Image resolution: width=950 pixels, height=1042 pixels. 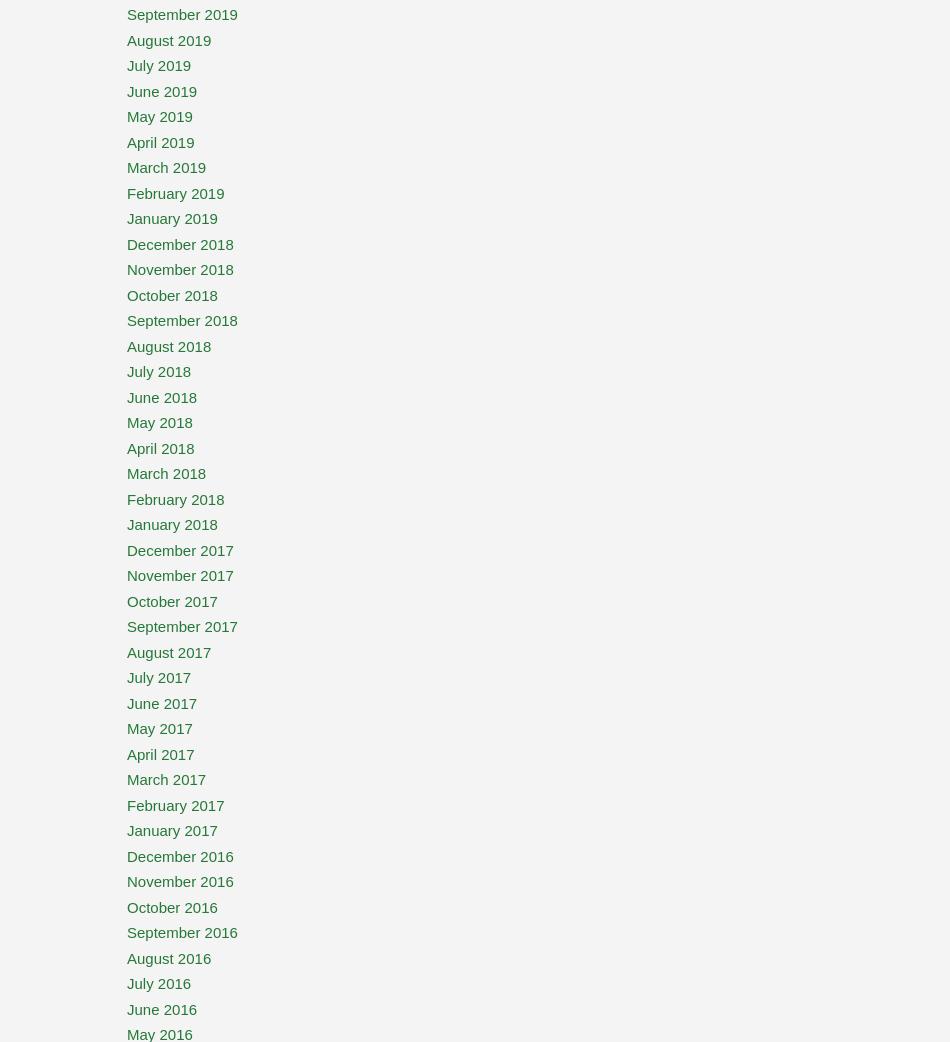 What do you see at coordinates (160, 447) in the screenshot?
I see `'April 2018'` at bounding box center [160, 447].